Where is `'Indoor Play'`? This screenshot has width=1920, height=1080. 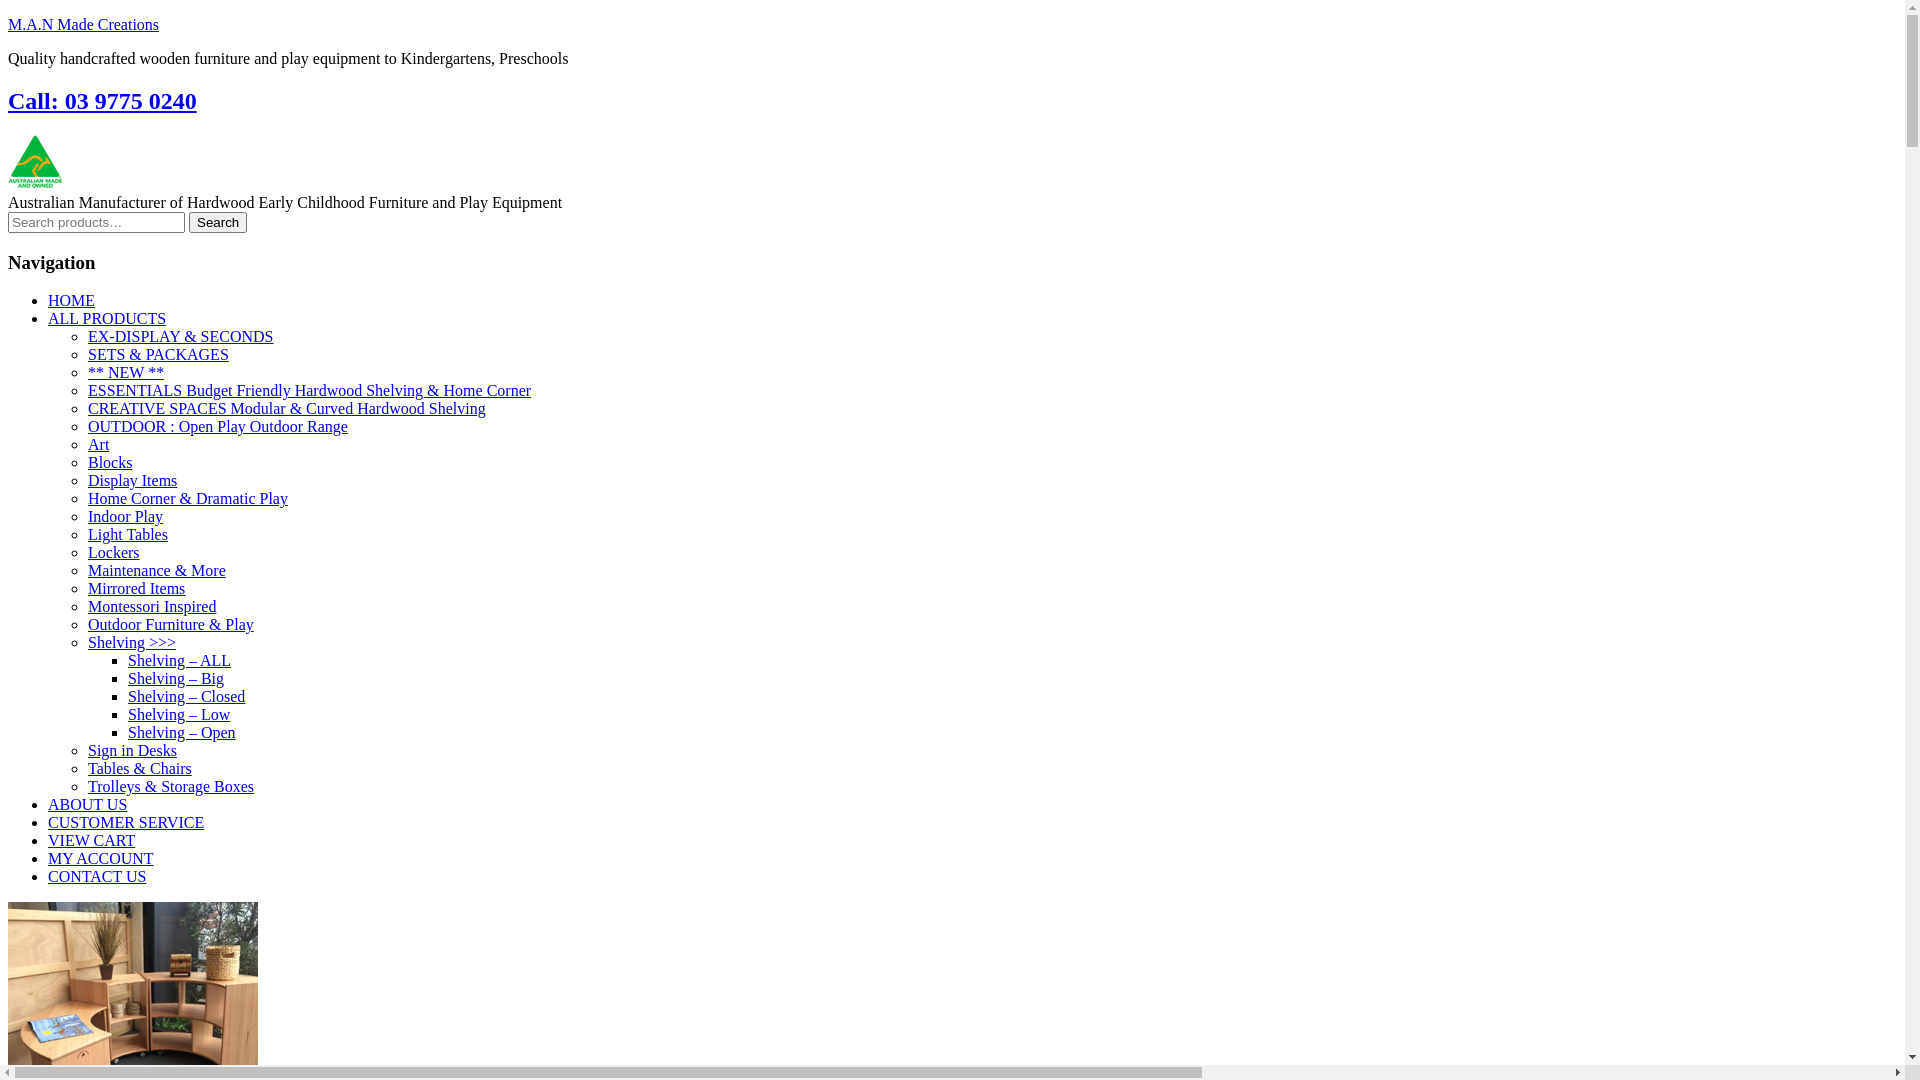
'Indoor Play' is located at coordinates (124, 515).